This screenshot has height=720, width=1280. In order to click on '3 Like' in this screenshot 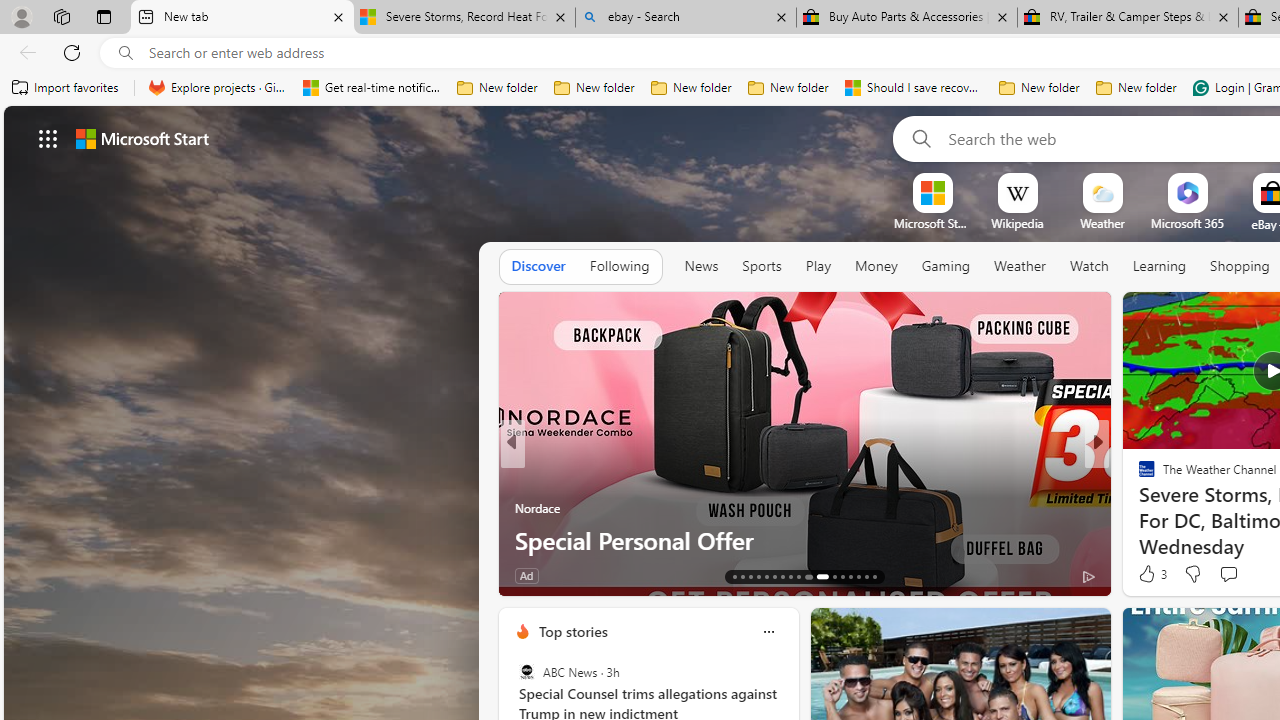, I will do `click(1151, 574)`.